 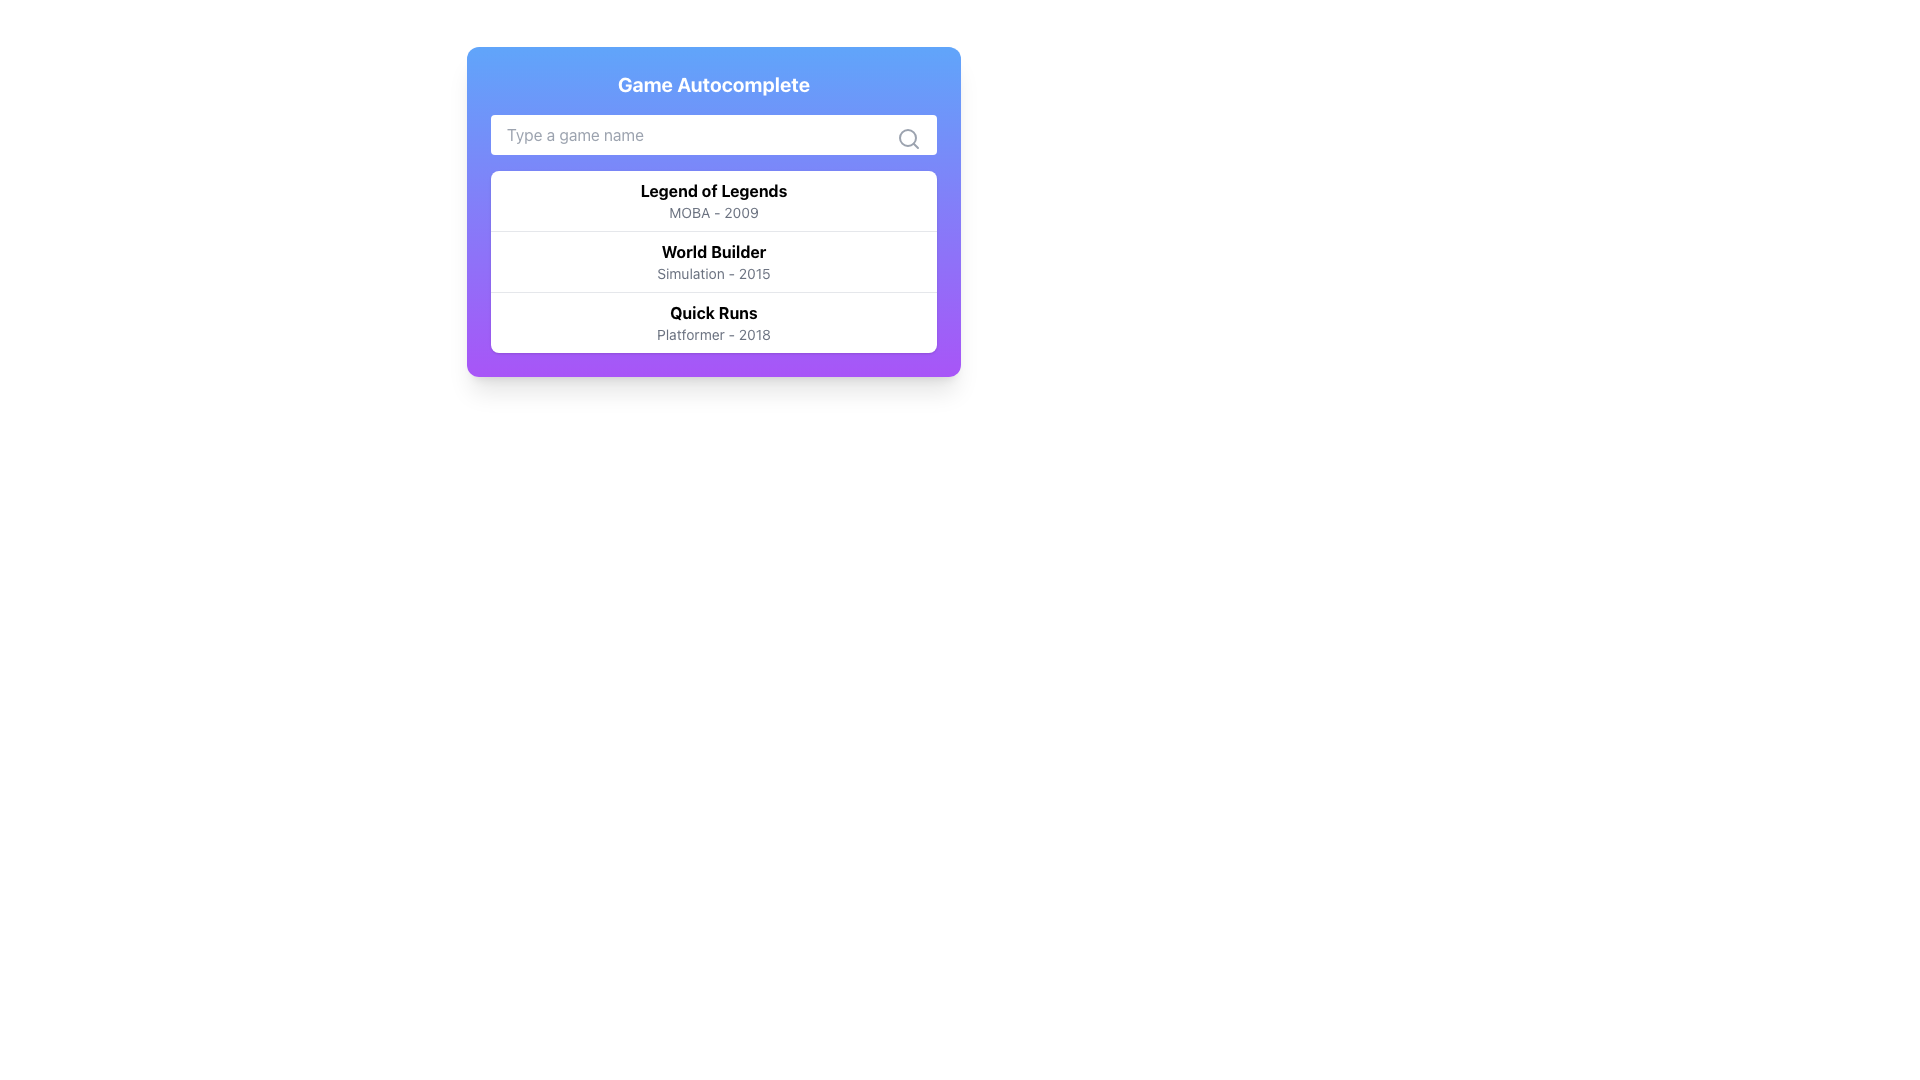 I want to click on the text label that says 'Platformer - 2018', which is styled with light gray font and positioned below the title 'Quick Runs', so click(x=714, y=334).